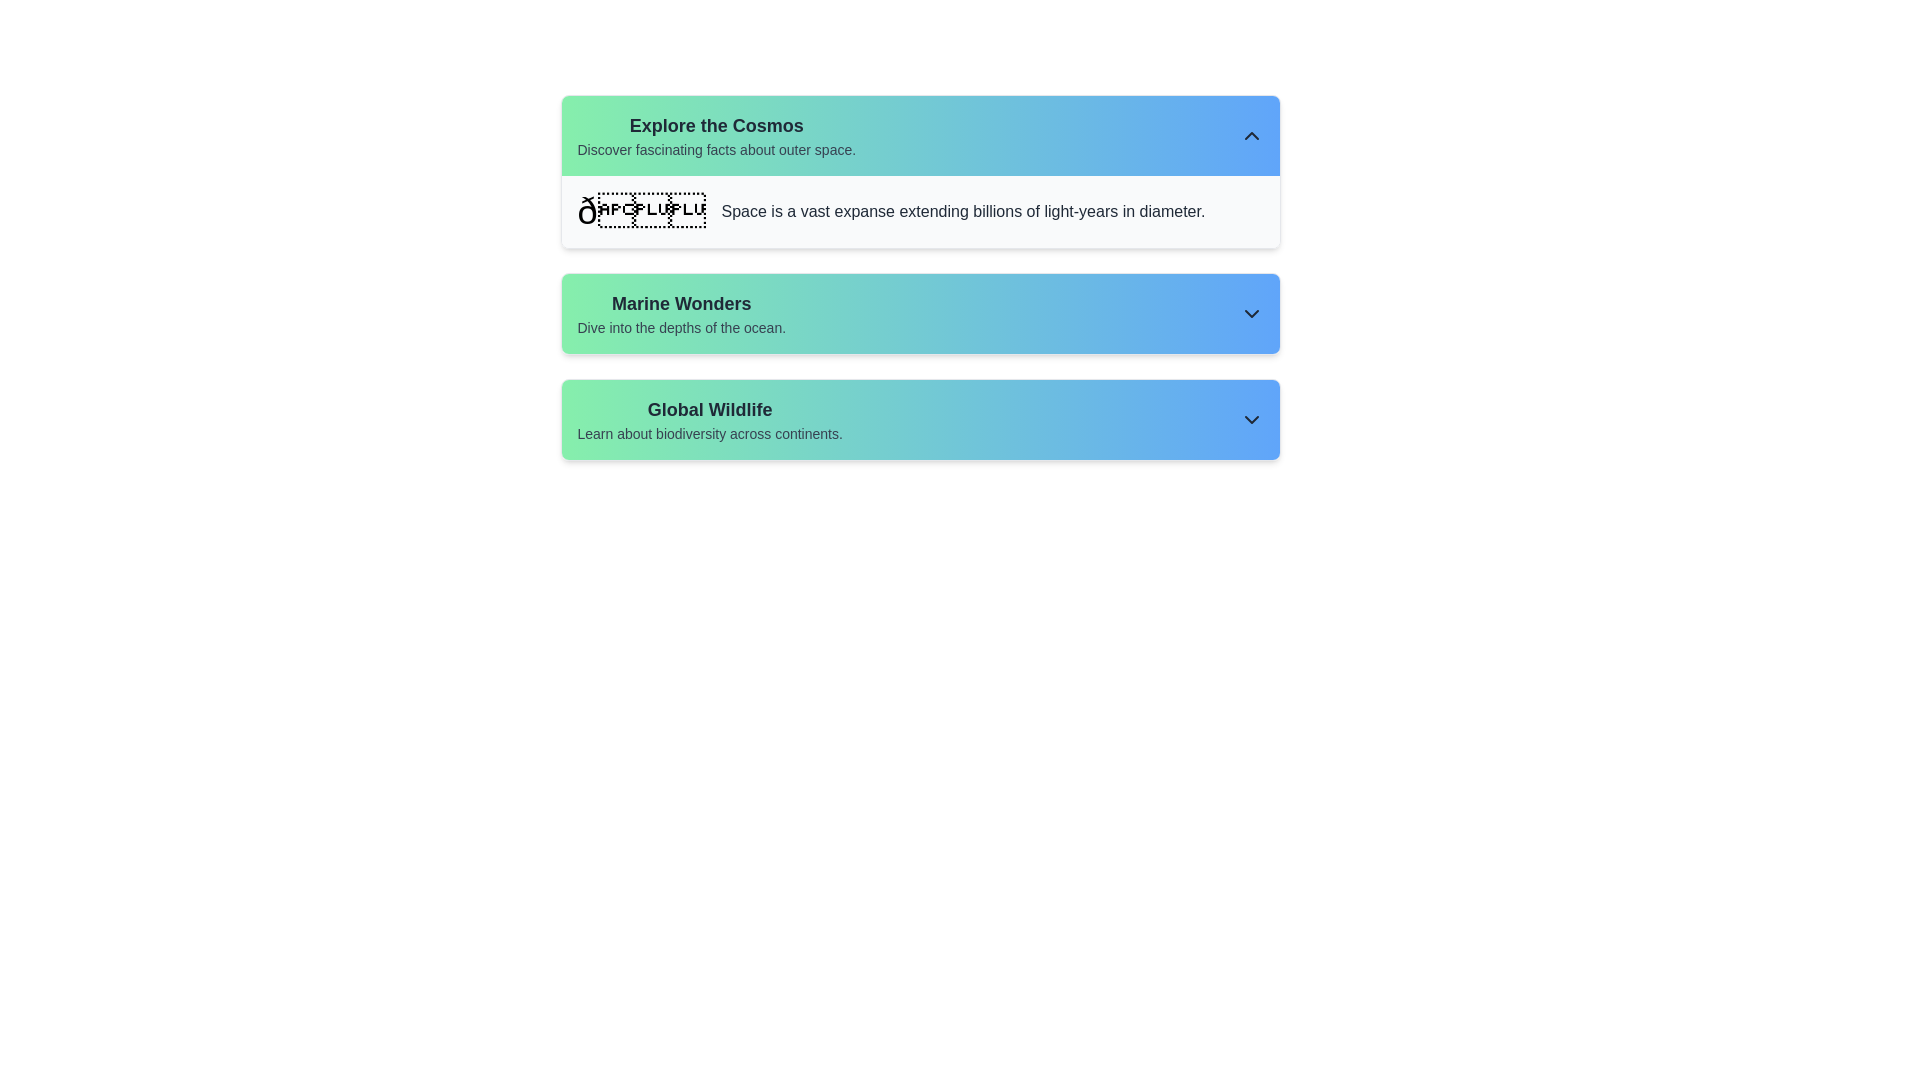 Image resolution: width=1920 pixels, height=1080 pixels. I want to click on the chevron arrow icon located at the far-right side of the 'Explore the Cosmos' section, so click(1250, 135).